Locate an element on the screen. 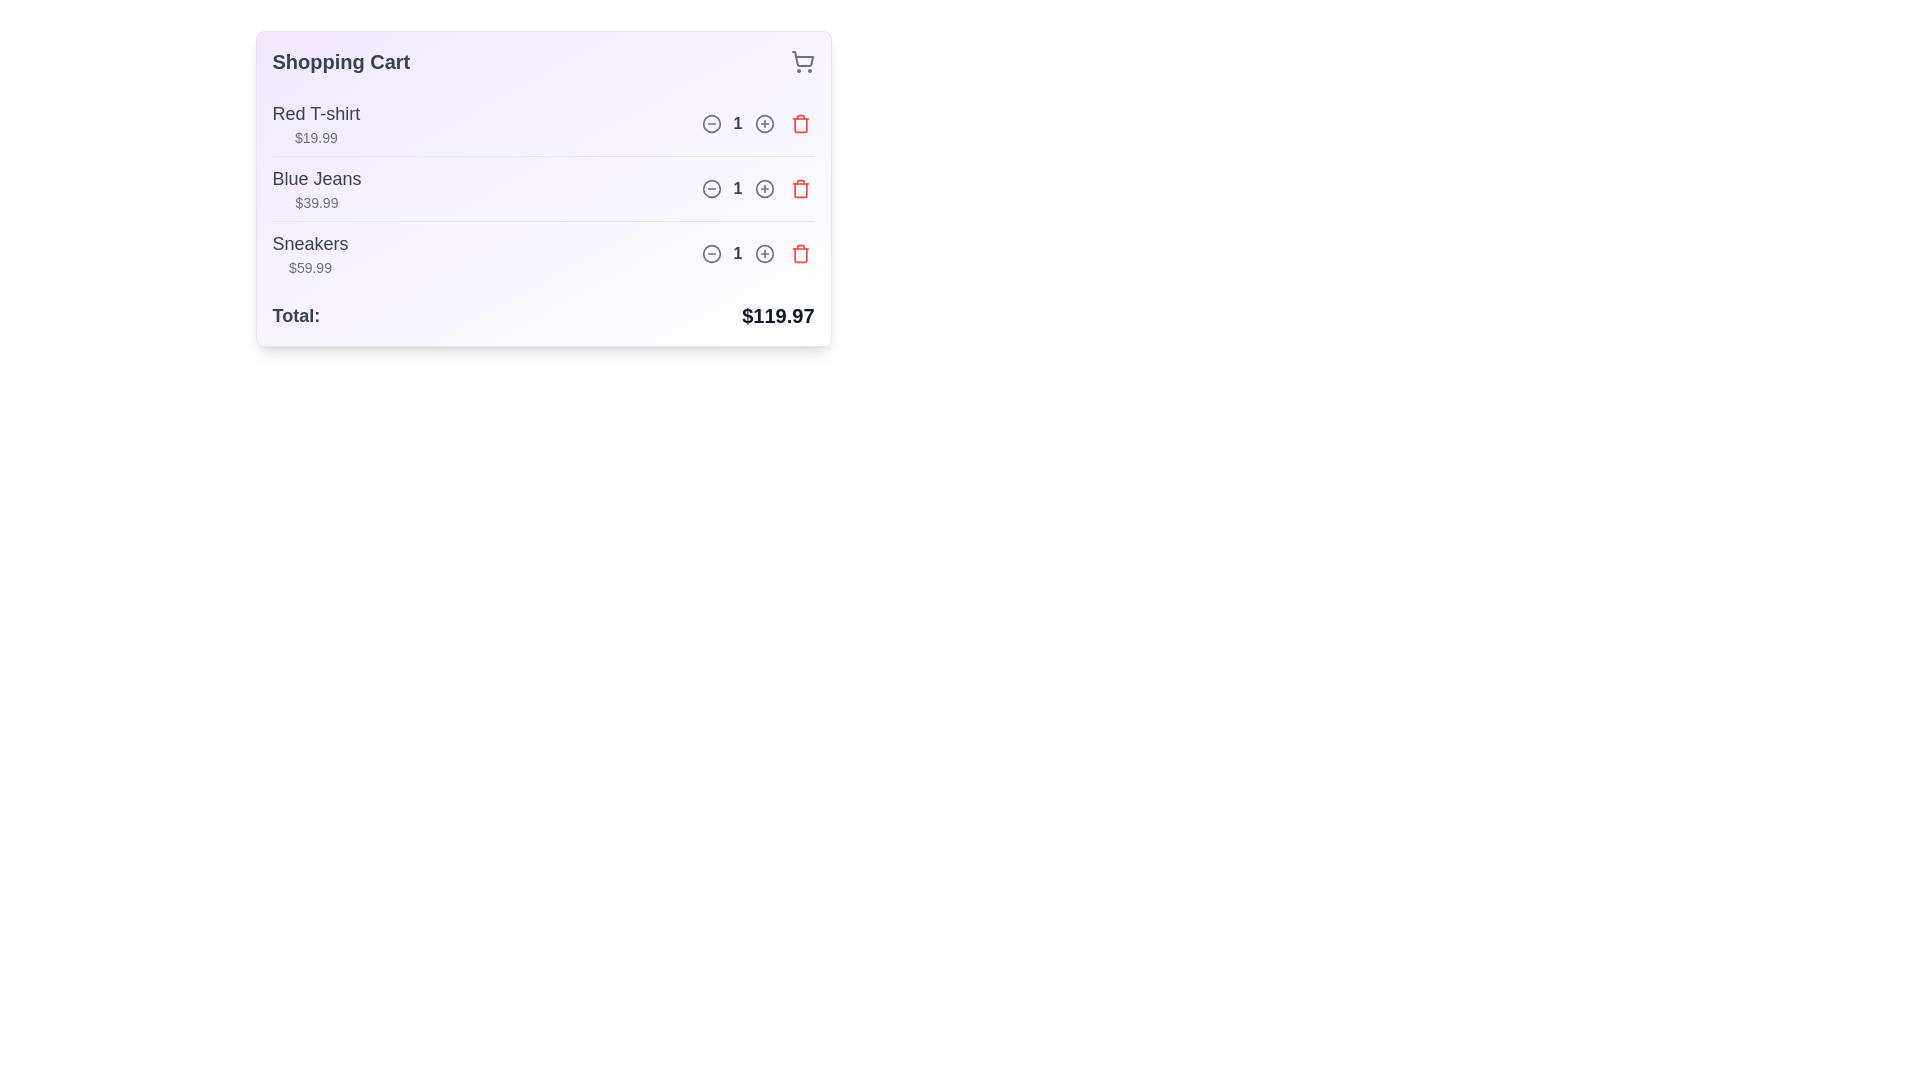 Image resolution: width=1920 pixels, height=1080 pixels. the shopping cart icon located in the top-right corner of the 'Shopping Cart' panel is located at coordinates (802, 58).